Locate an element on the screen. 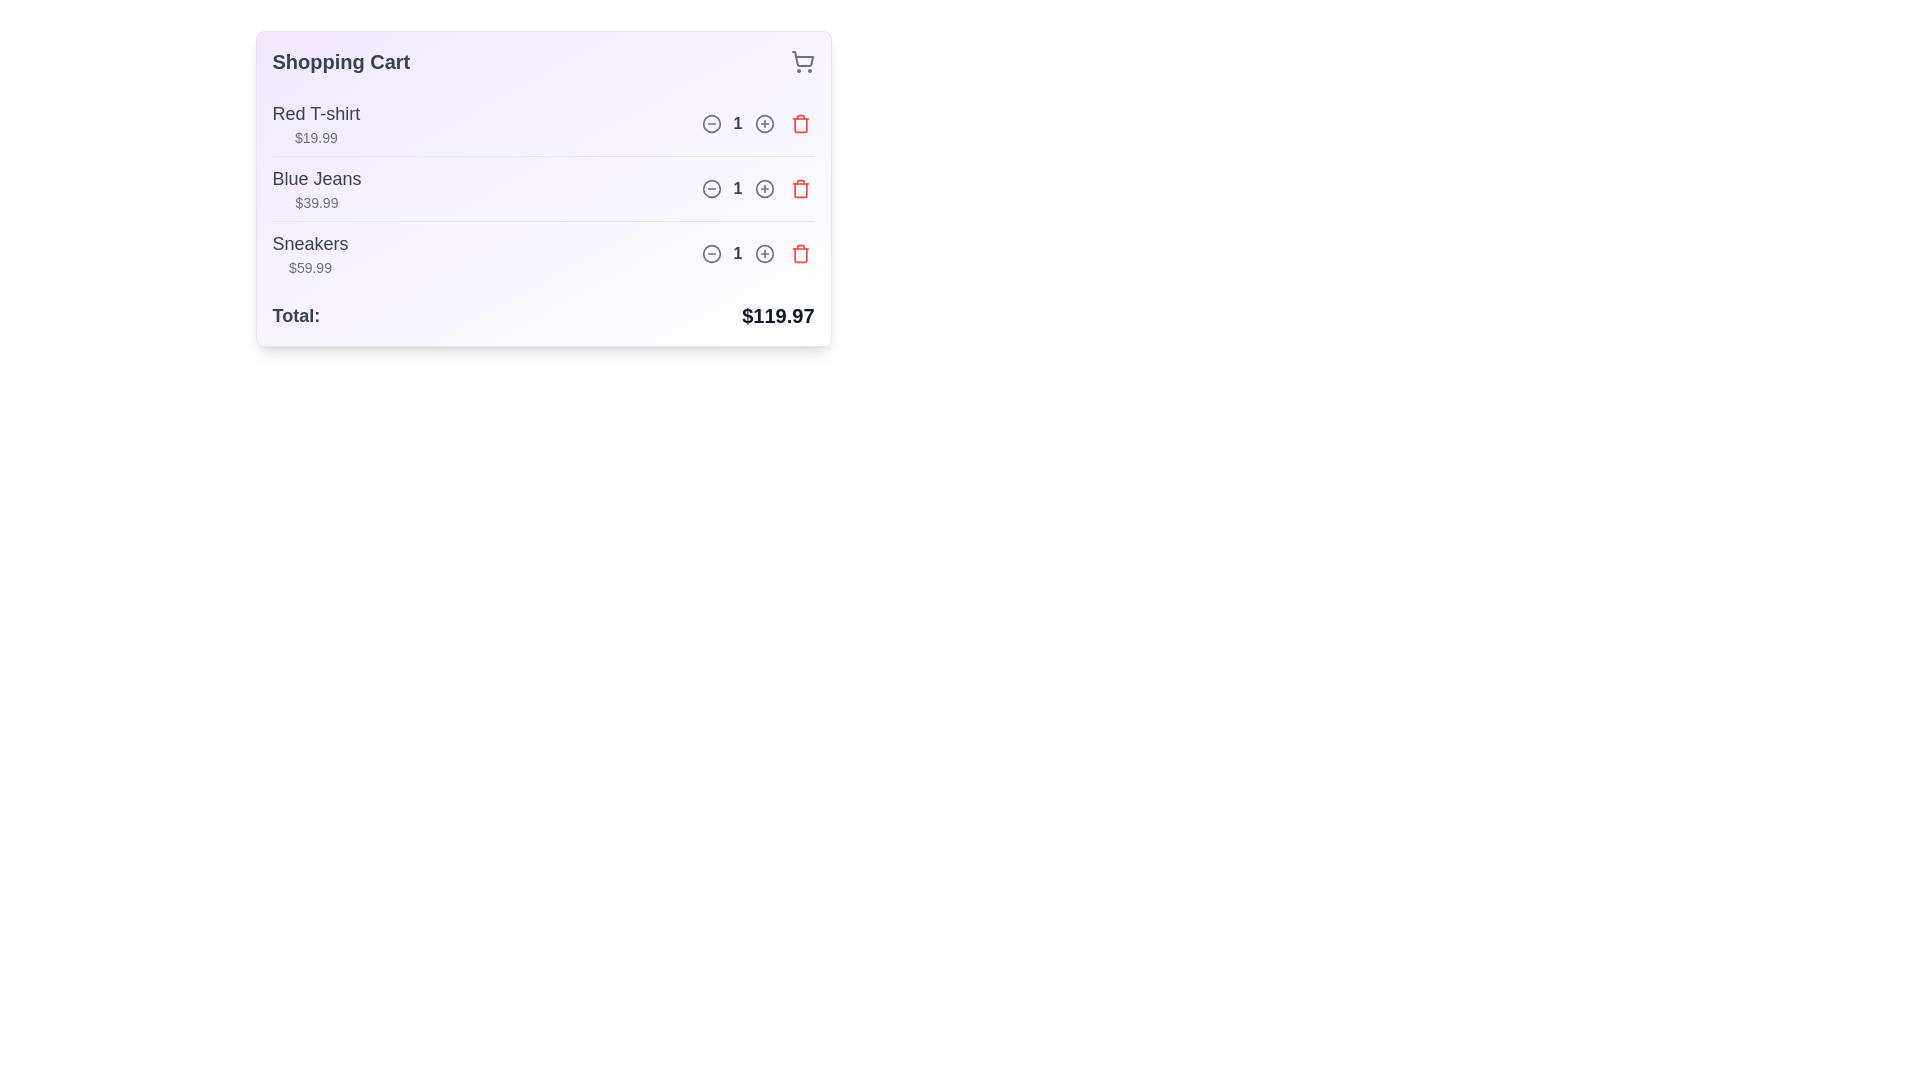 Image resolution: width=1920 pixels, height=1080 pixels. the shopping cart icon located in the top-right corner of the 'Shopping Cart' panel is located at coordinates (802, 58).